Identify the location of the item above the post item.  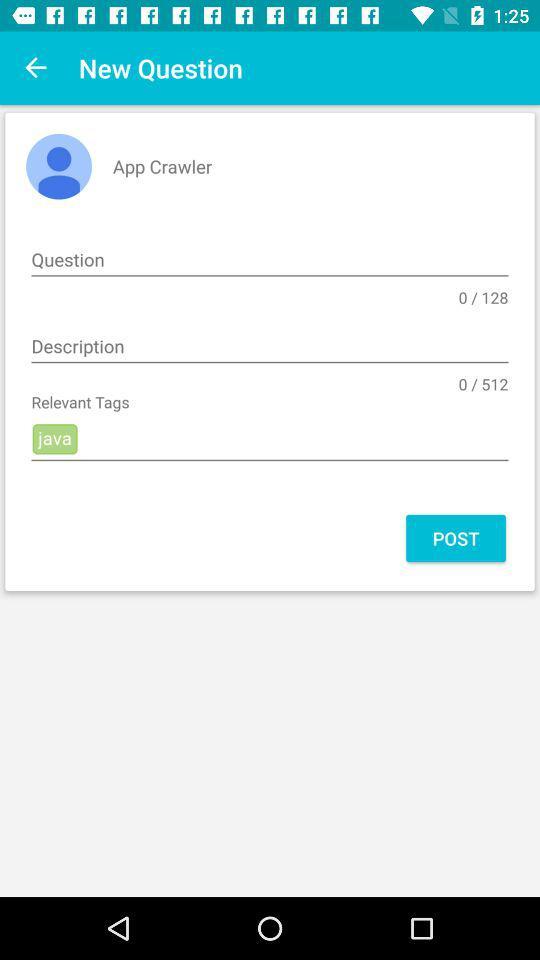
(270, 439).